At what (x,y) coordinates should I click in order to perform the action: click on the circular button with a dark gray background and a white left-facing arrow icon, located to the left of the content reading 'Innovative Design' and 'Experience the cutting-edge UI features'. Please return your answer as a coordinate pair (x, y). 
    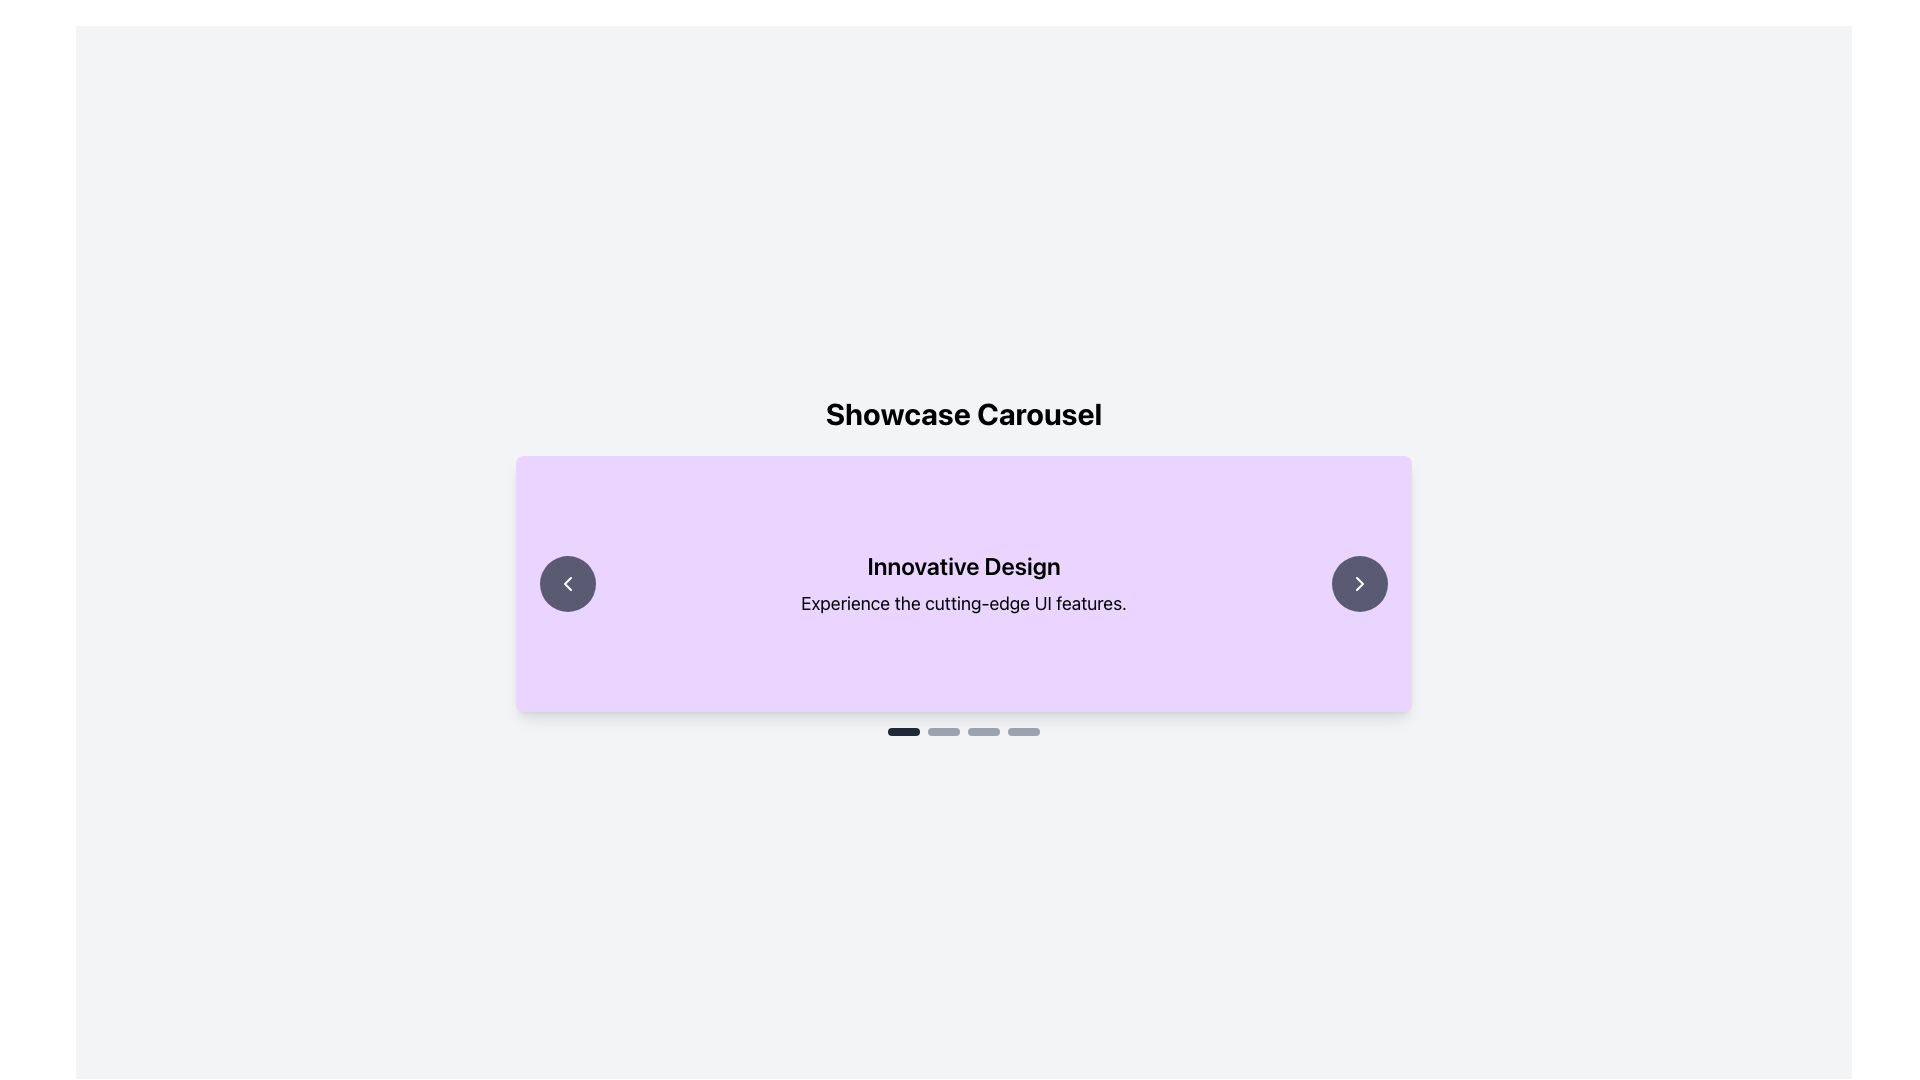
    Looking at the image, I should click on (566, 583).